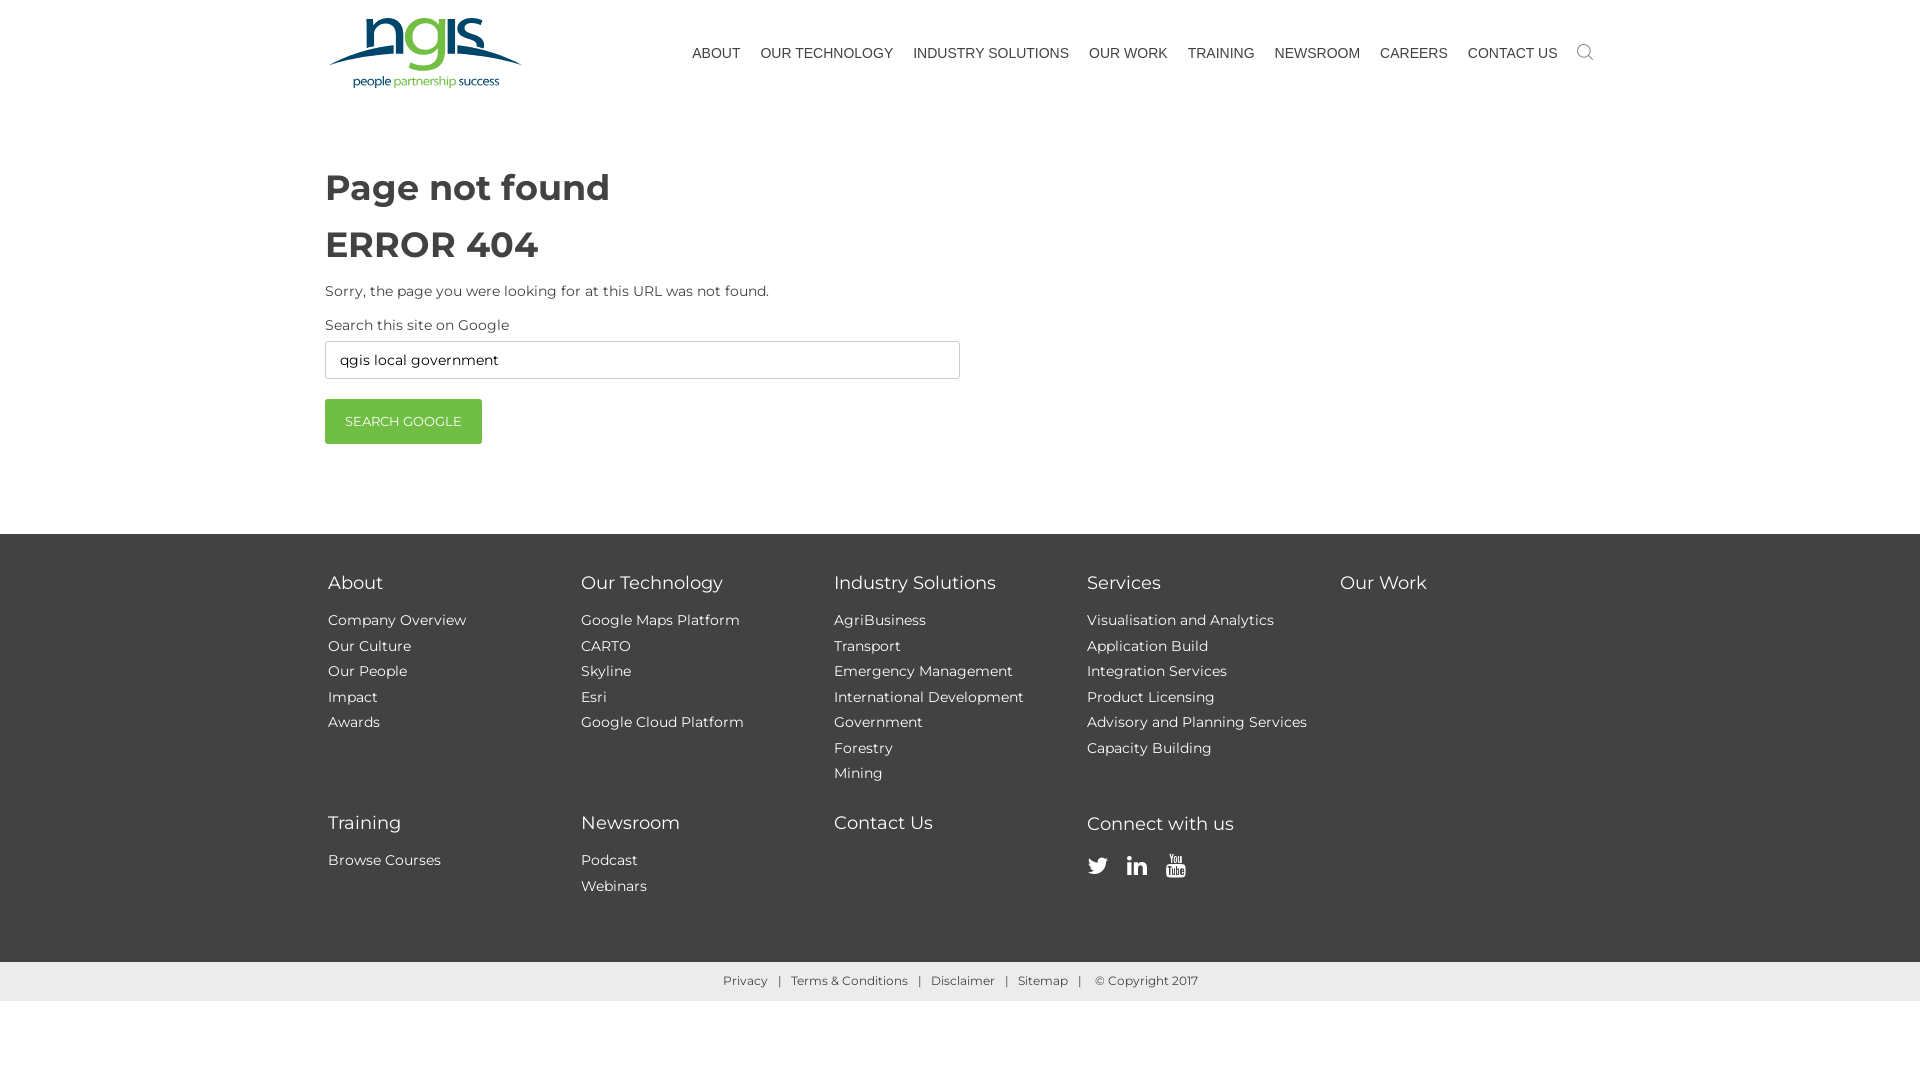 The width and height of the screenshot is (1920, 1080). I want to click on 'CAREERS', so click(1413, 52).